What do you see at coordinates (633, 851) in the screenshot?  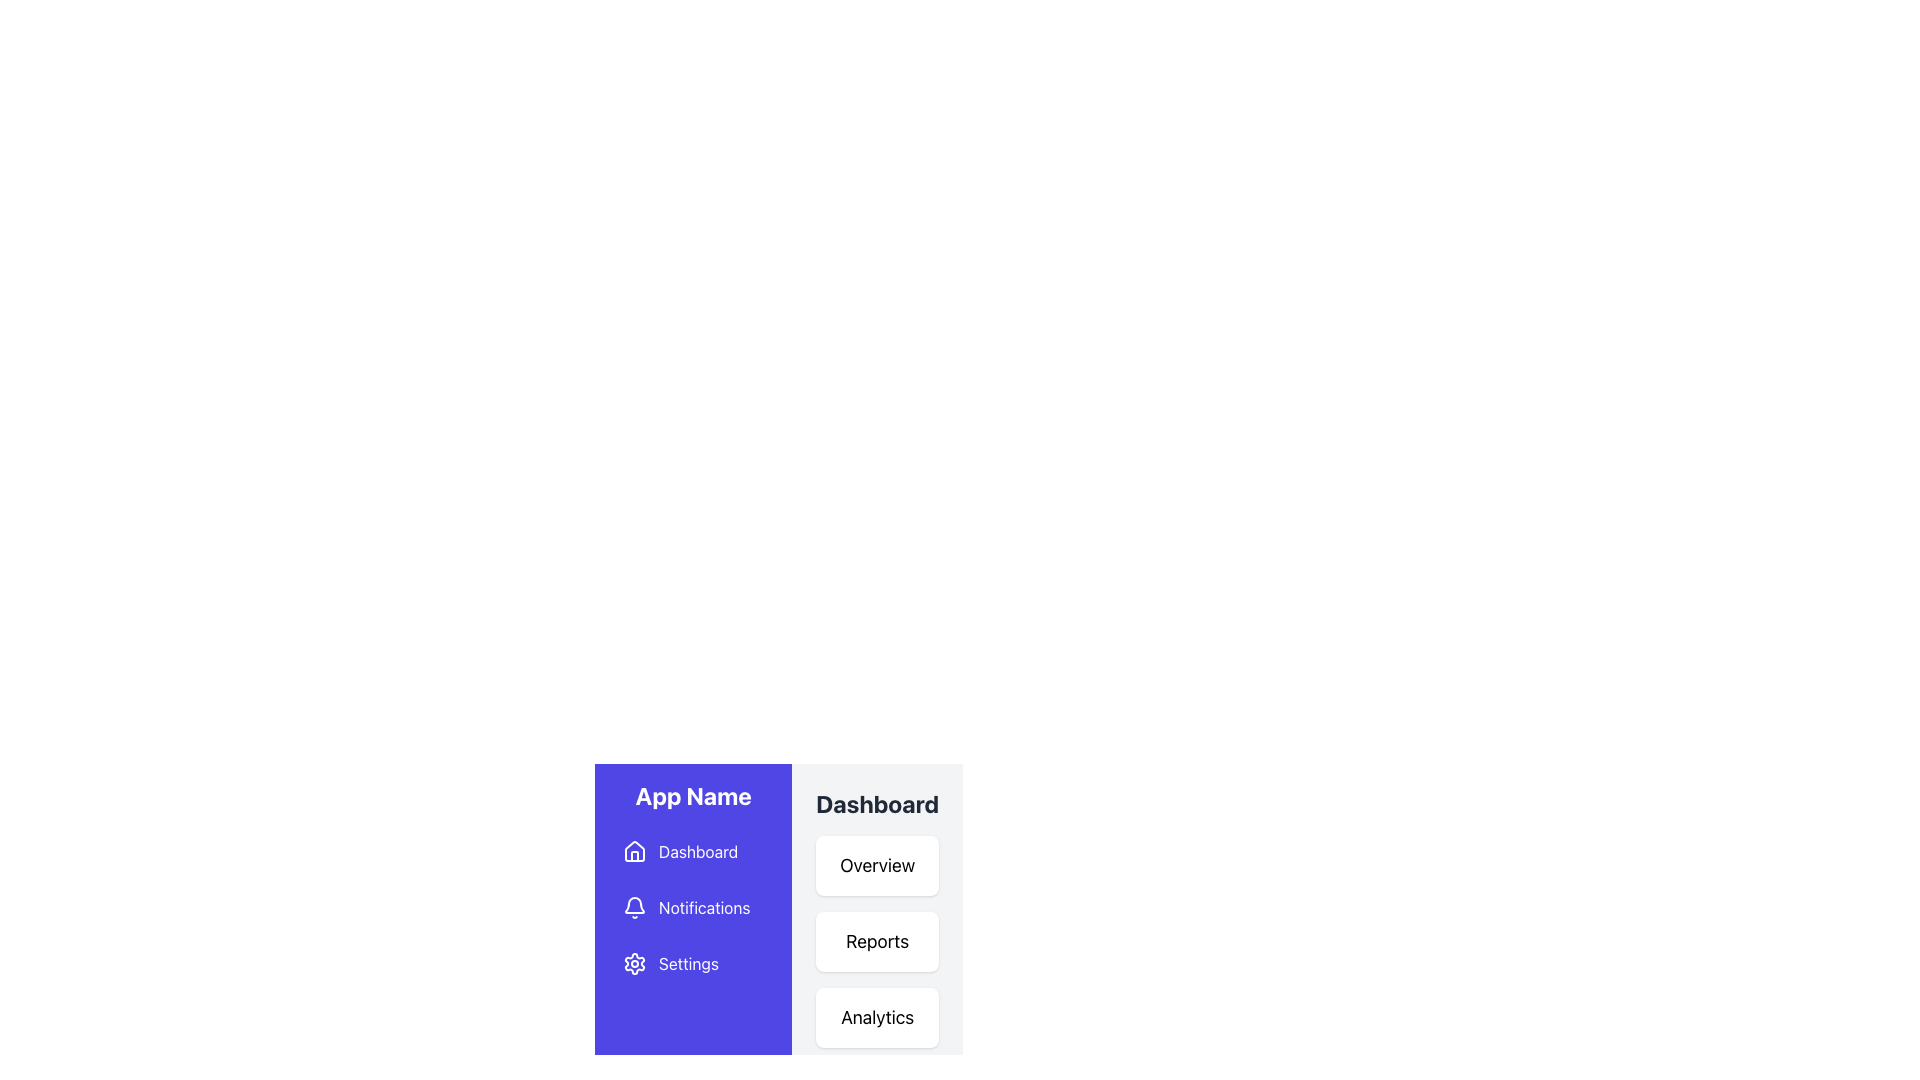 I see `the 'Dashboard' navigation icon located` at bounding box center [633, 851].